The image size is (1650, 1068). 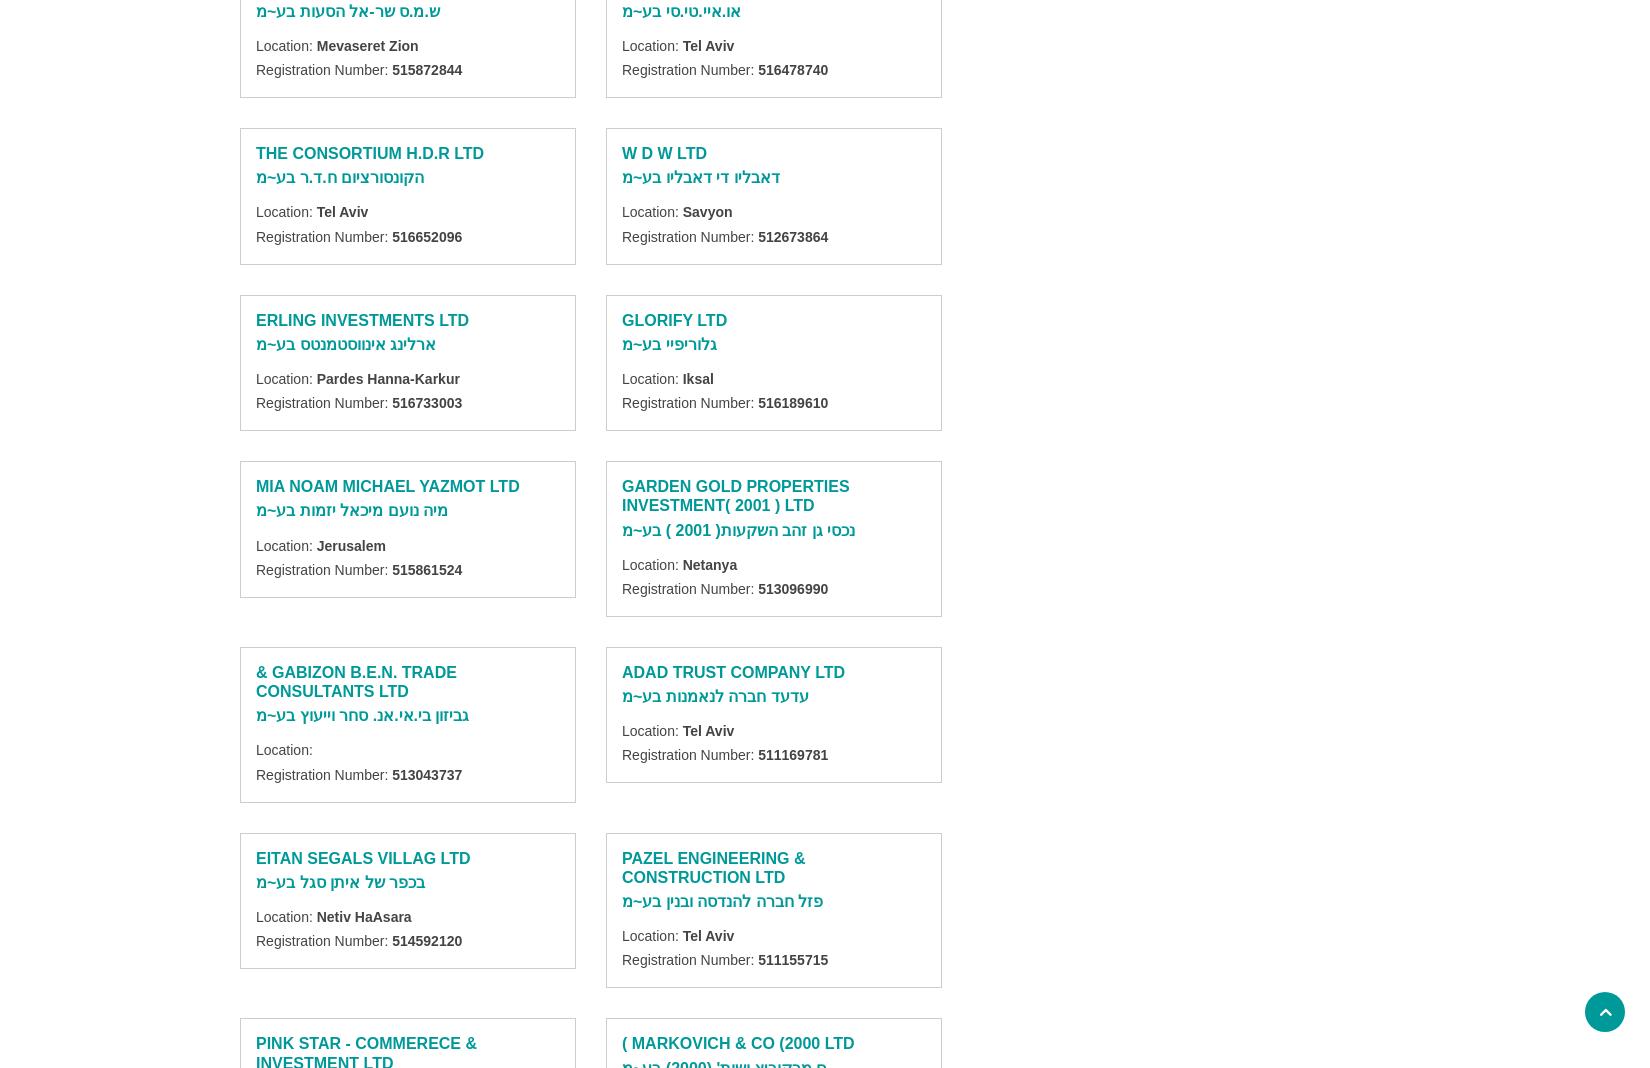 I want to click on '515861524', so click(x=392, y=568).